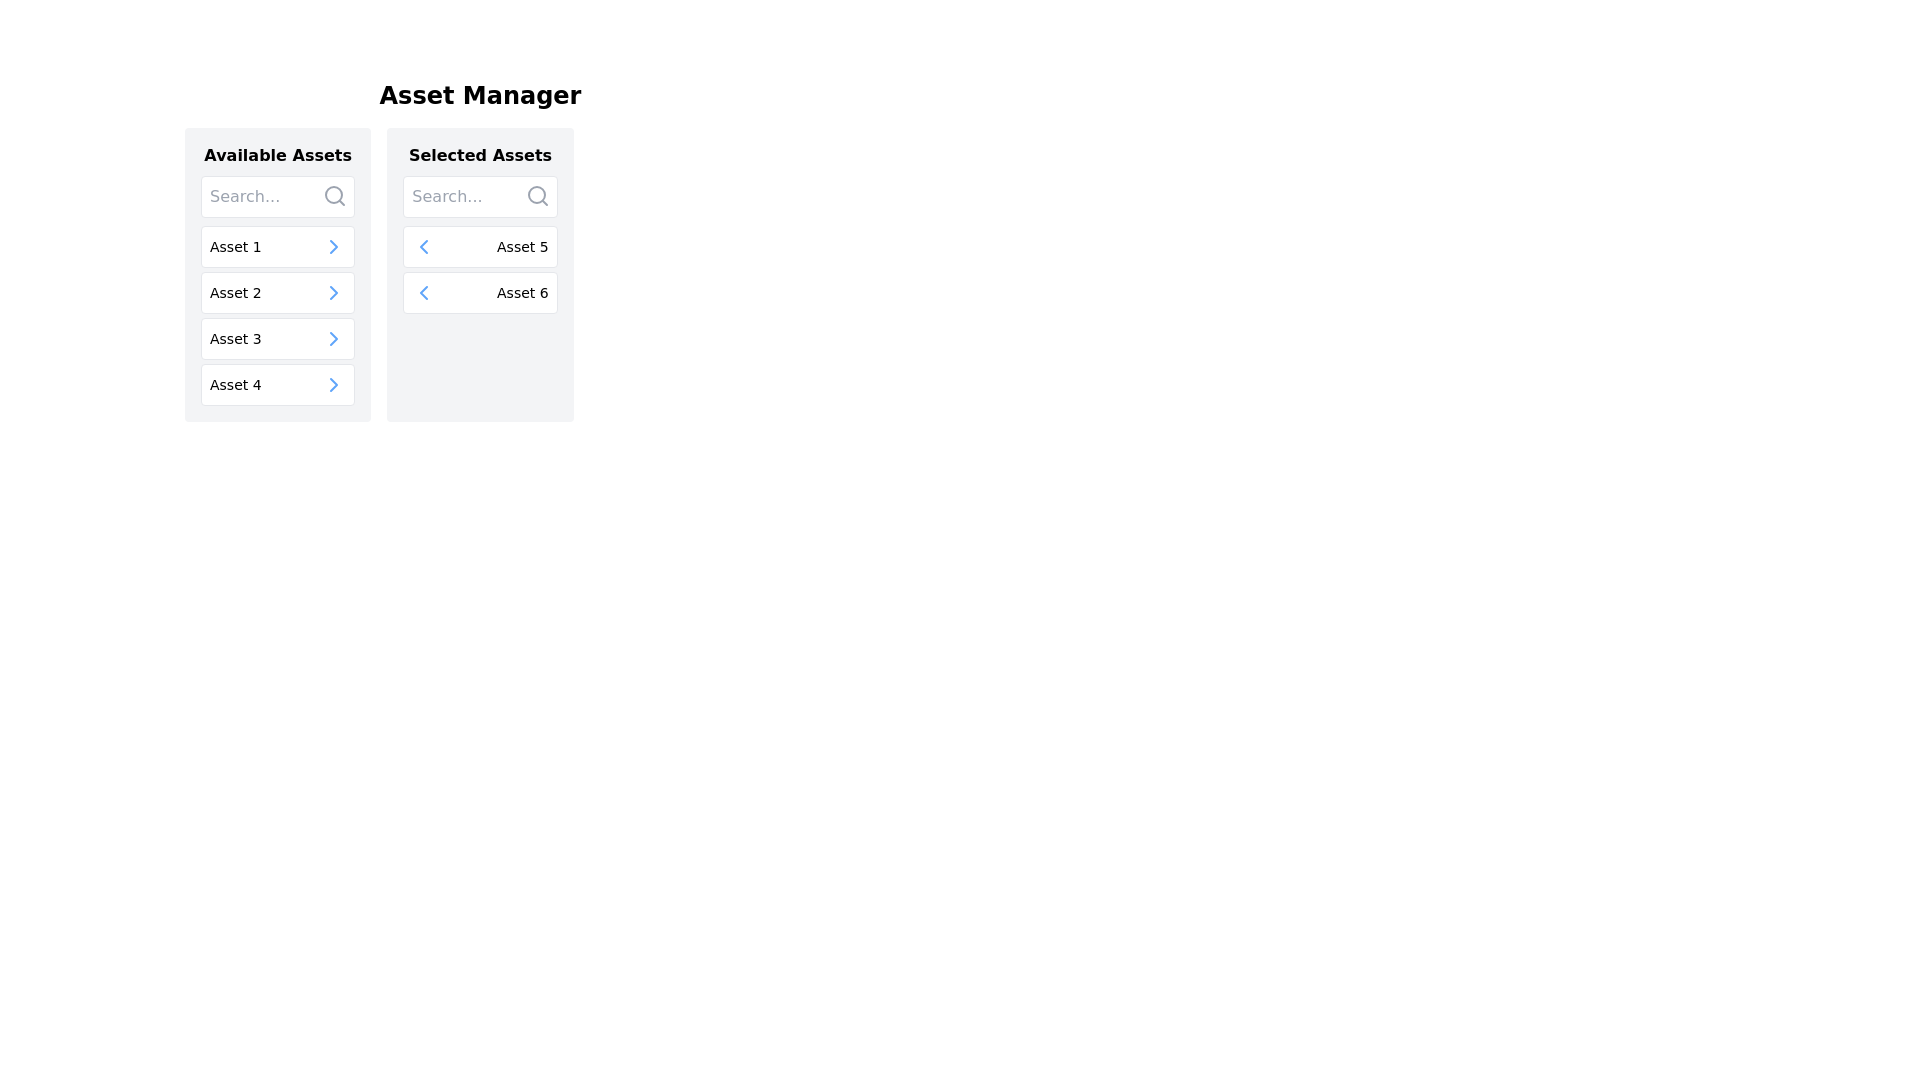  Describe the element at coordinates (480, 154) in the screenshot. I see `the label indicating the section displaying selected items, located at the top of the right panel next to 'Available Assets' under 'Asset Manager'` at that location.